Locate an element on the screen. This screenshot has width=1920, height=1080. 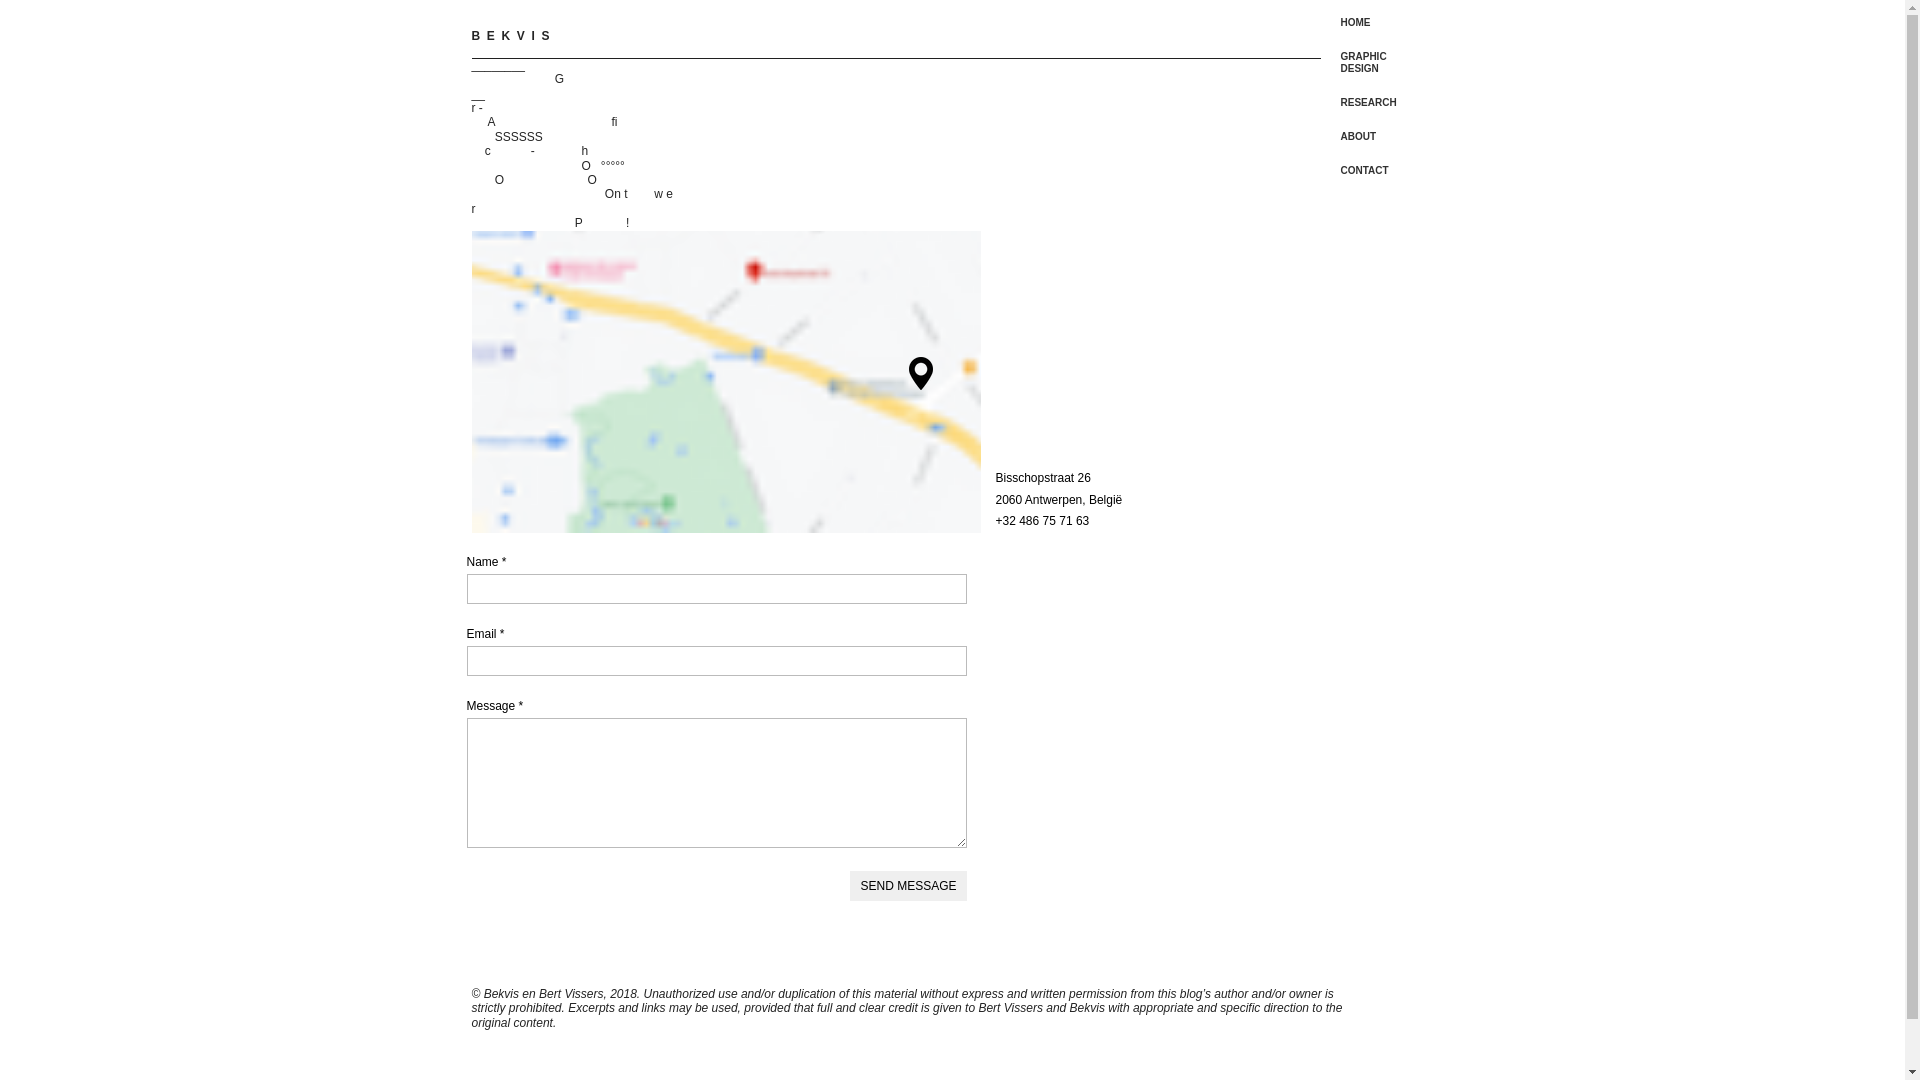
'RESEARCH' is located at coordinates (1367, 103).